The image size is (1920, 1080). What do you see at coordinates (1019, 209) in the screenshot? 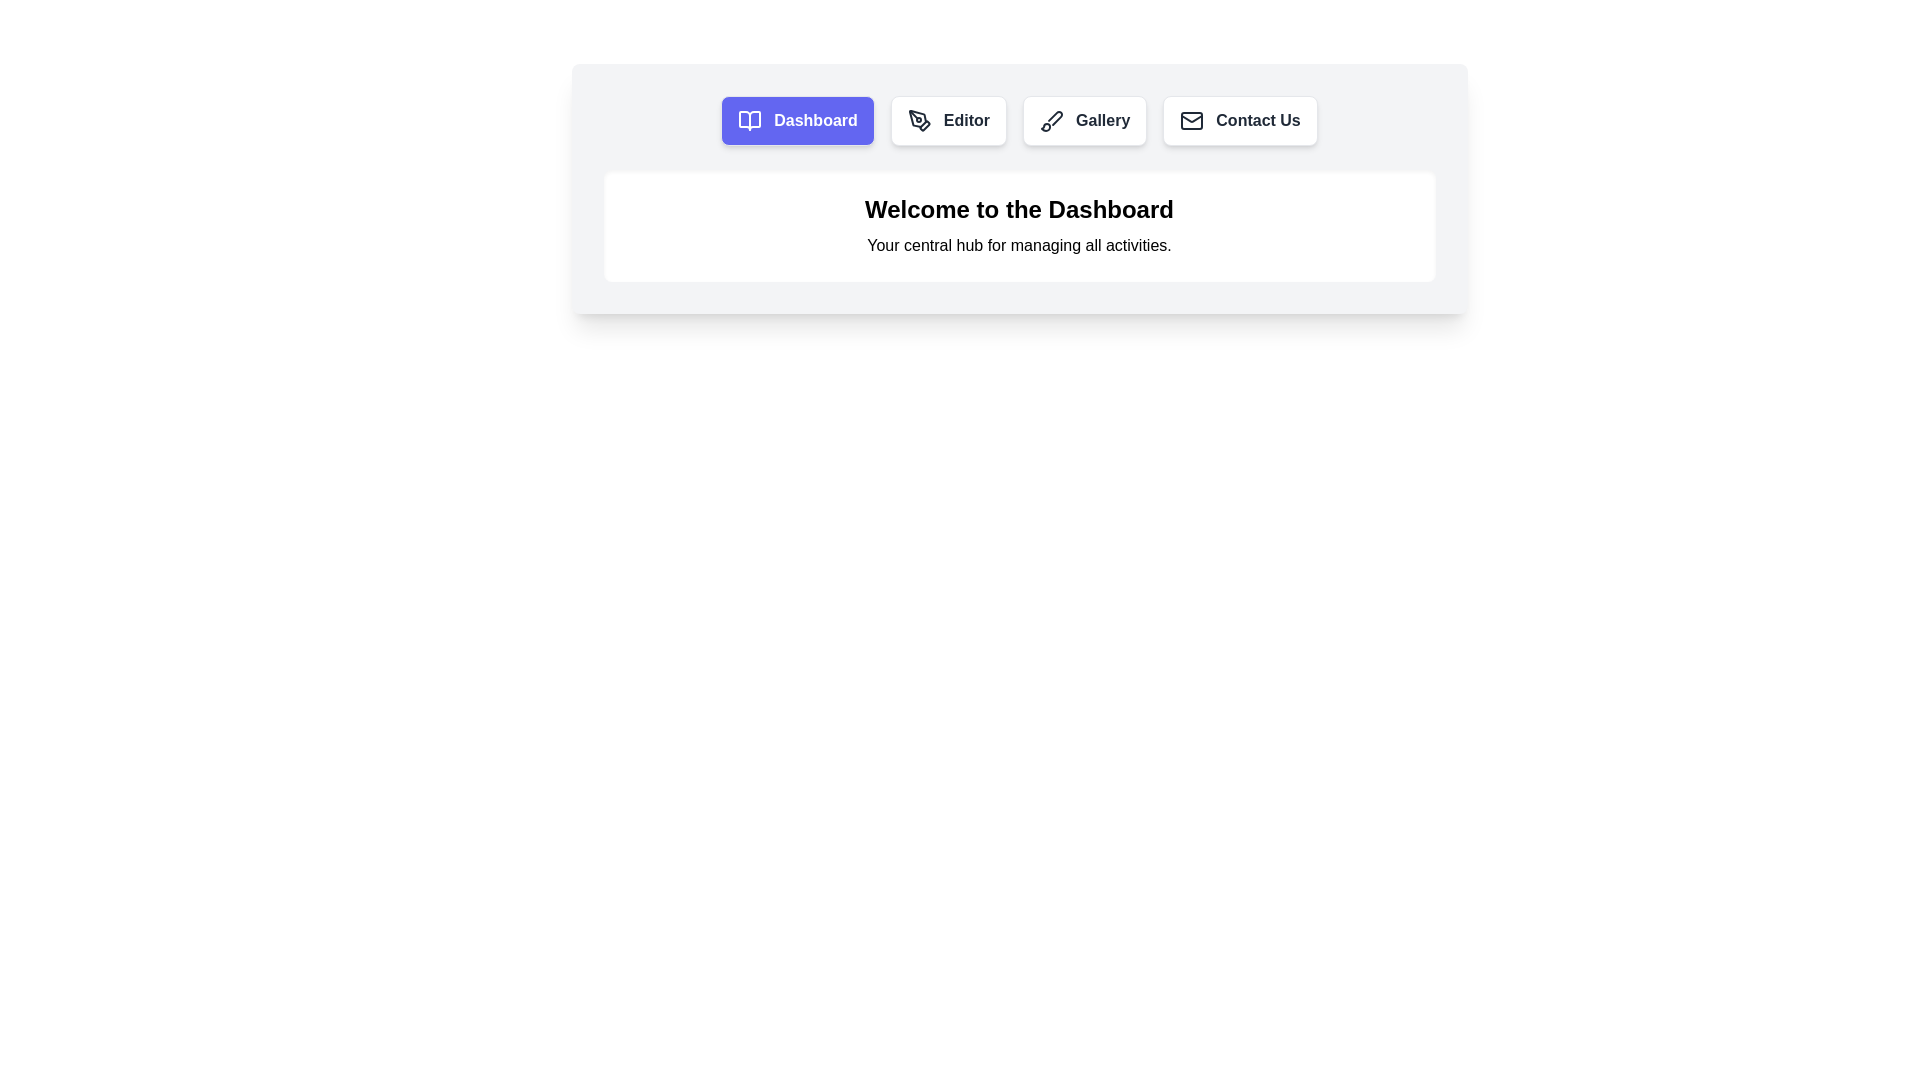
I see `header text 'Welcome to the Dashboard.' which is the topmost textual element styled in bold and larger font` at bounding box center [1019, 209].